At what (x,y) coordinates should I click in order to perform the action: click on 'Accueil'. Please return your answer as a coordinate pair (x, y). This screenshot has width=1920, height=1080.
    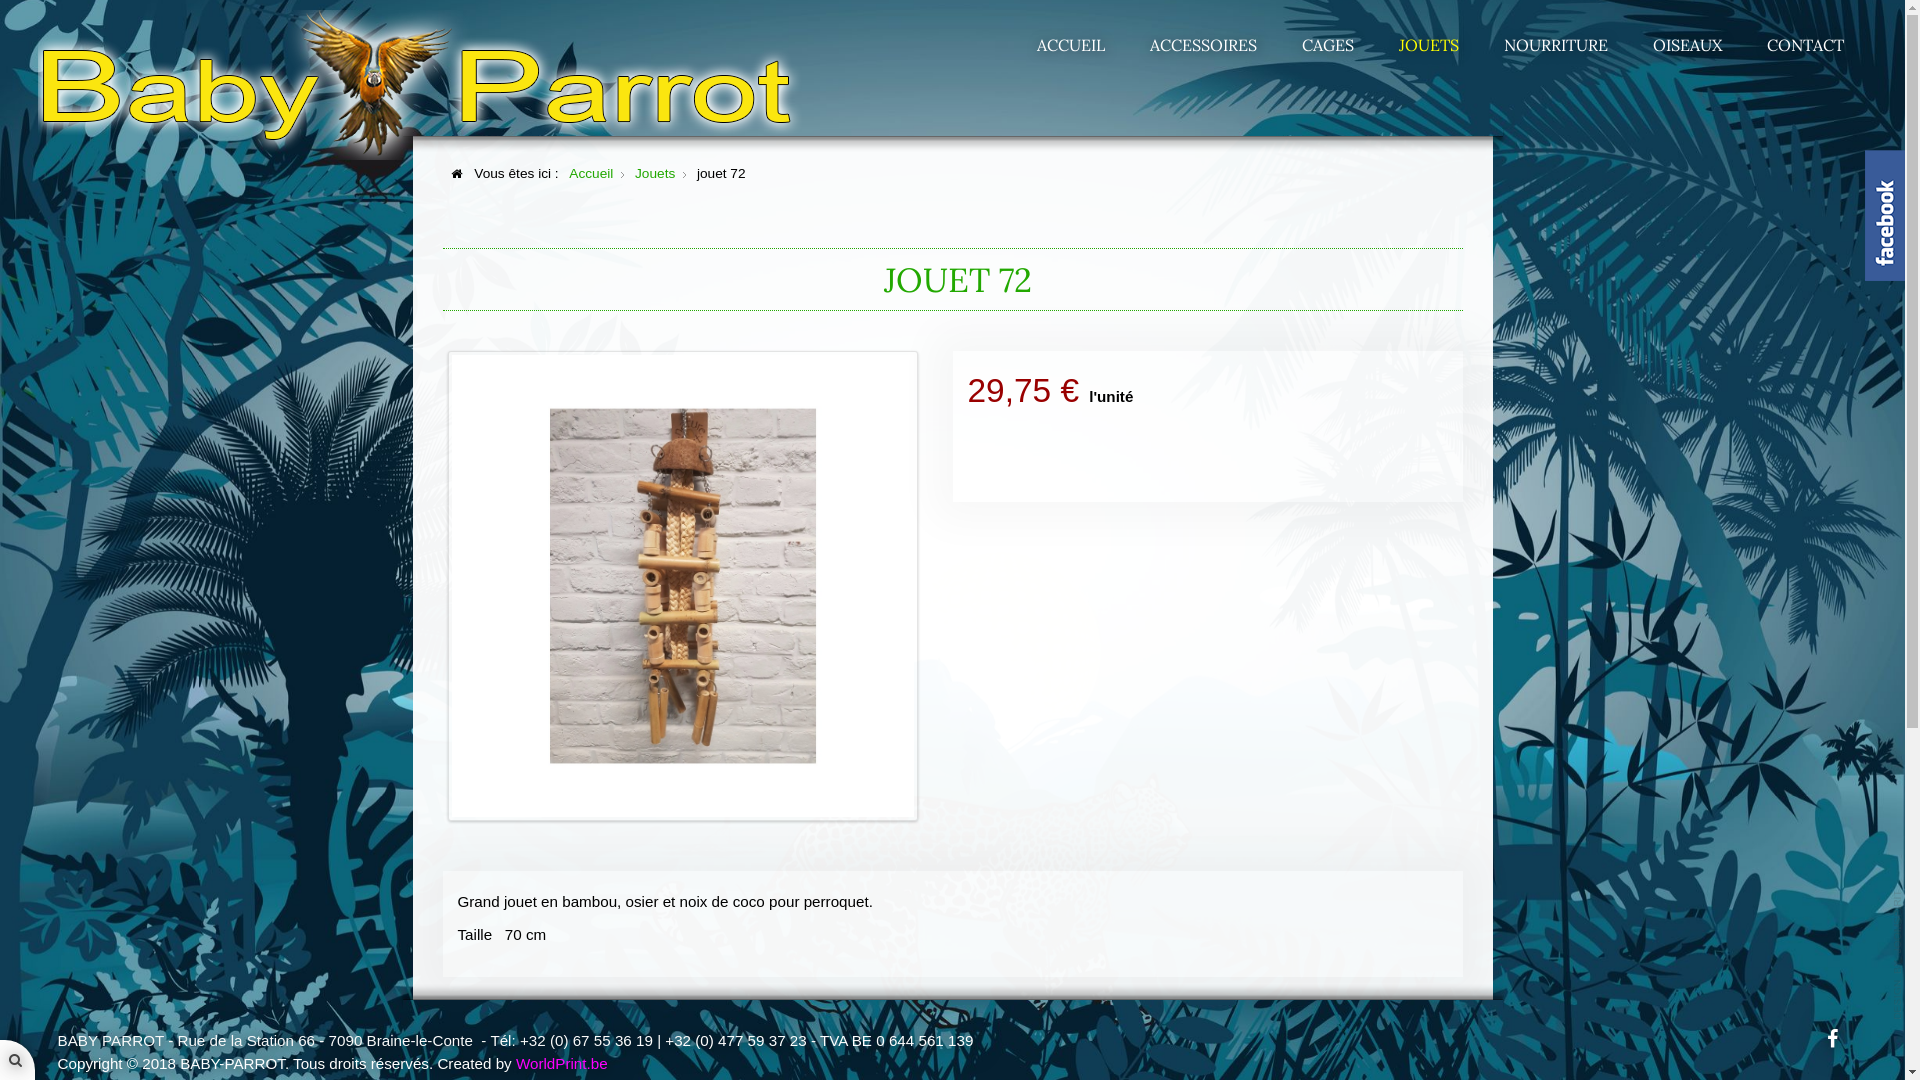
    Looking at the image, I should click on (589, 172).